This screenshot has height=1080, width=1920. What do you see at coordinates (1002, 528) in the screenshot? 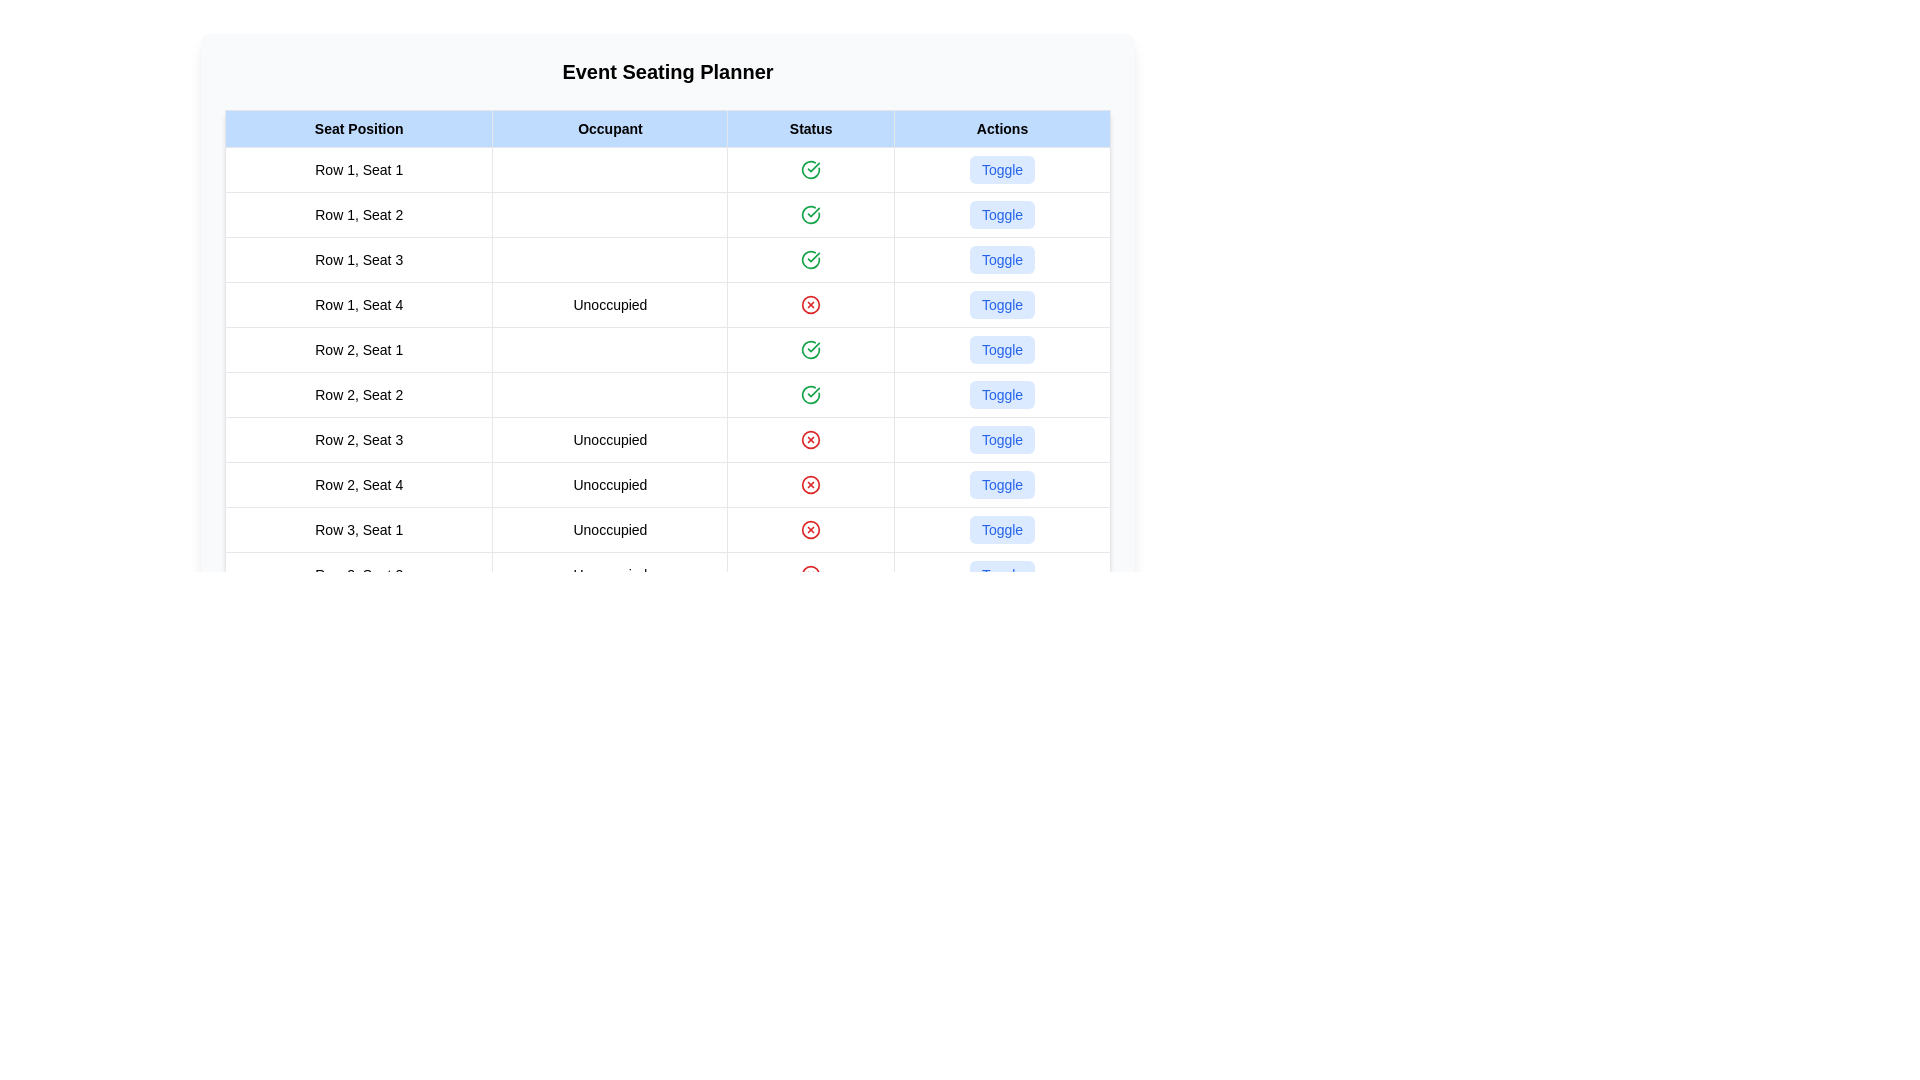
I see `the toggle button located in the 'Actions' column of the last row labeled 'Row 3, Seat 1'` at bounding box center [1002, 528].